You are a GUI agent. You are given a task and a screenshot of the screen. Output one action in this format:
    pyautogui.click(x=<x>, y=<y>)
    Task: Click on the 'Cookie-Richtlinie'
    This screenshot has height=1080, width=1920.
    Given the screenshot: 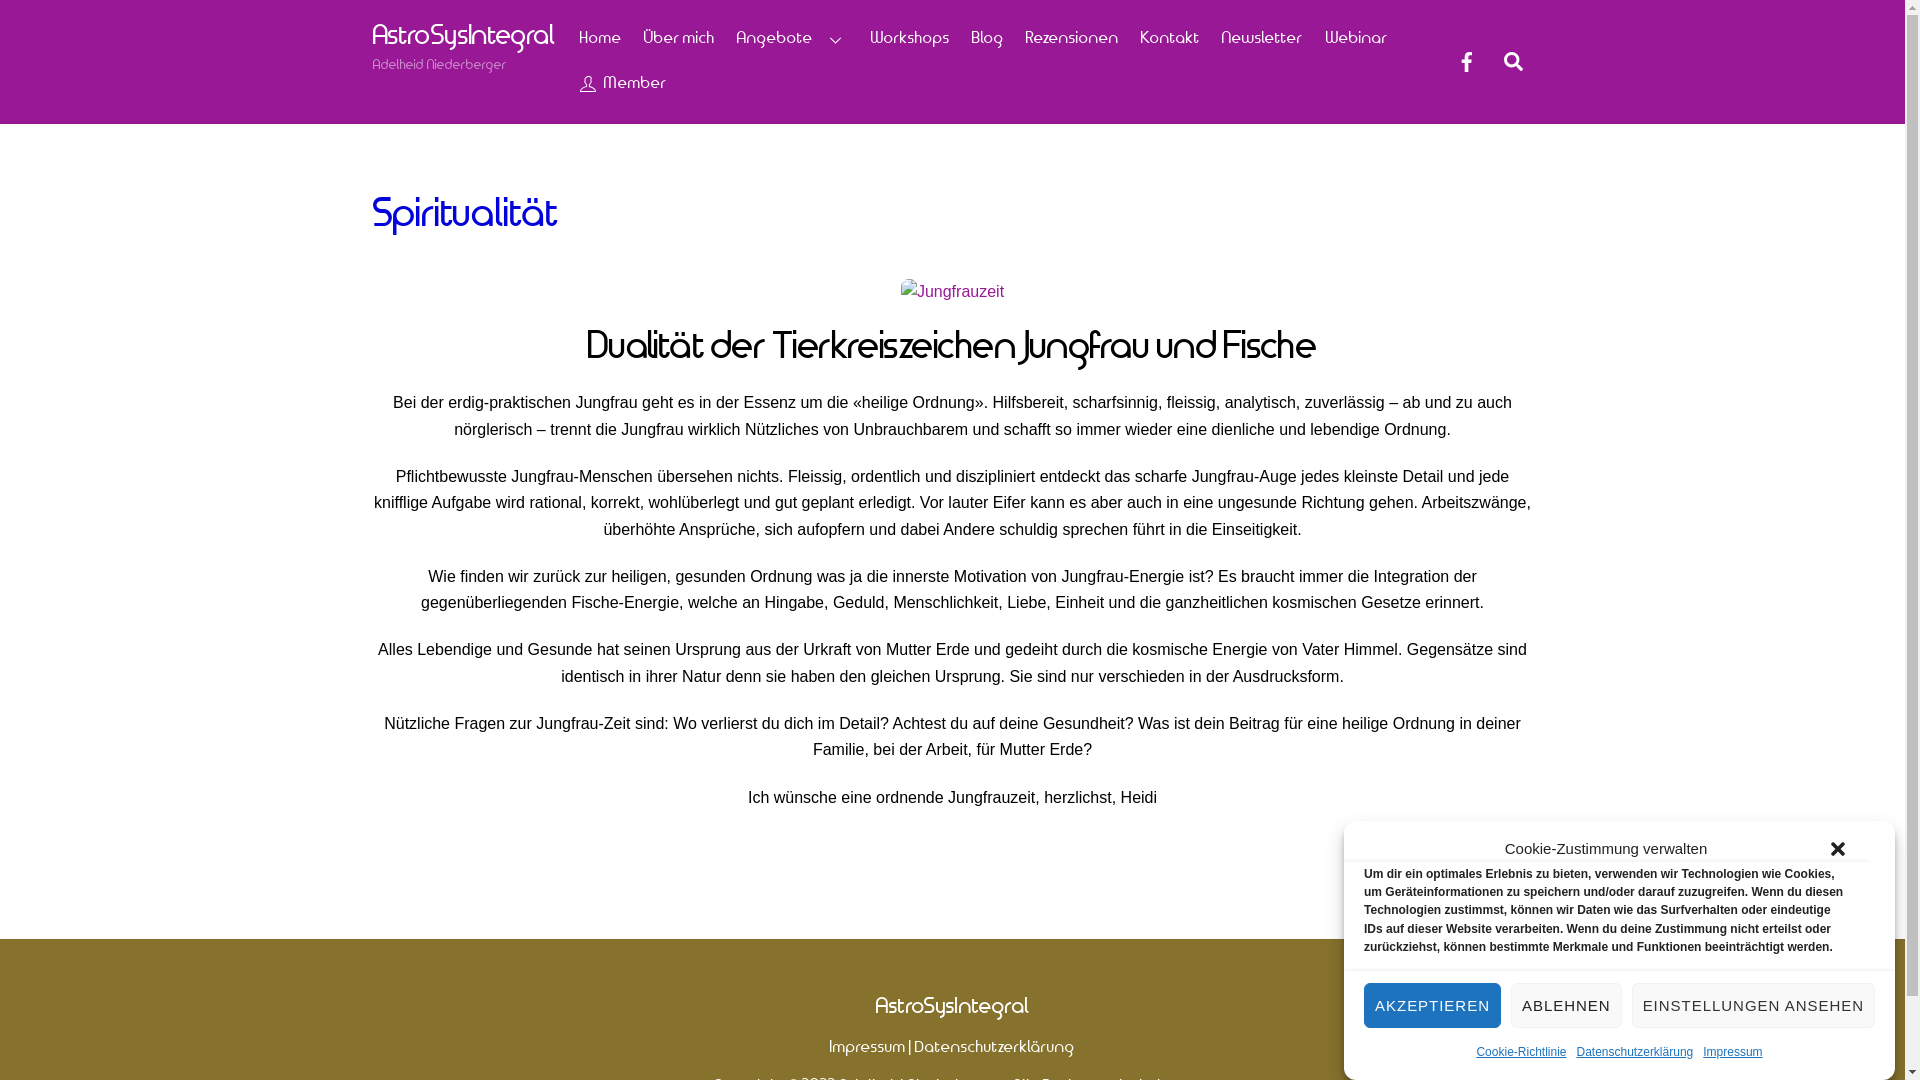 What is the action you would take?
    pyautogui.click(x=1520, y=1051)
    